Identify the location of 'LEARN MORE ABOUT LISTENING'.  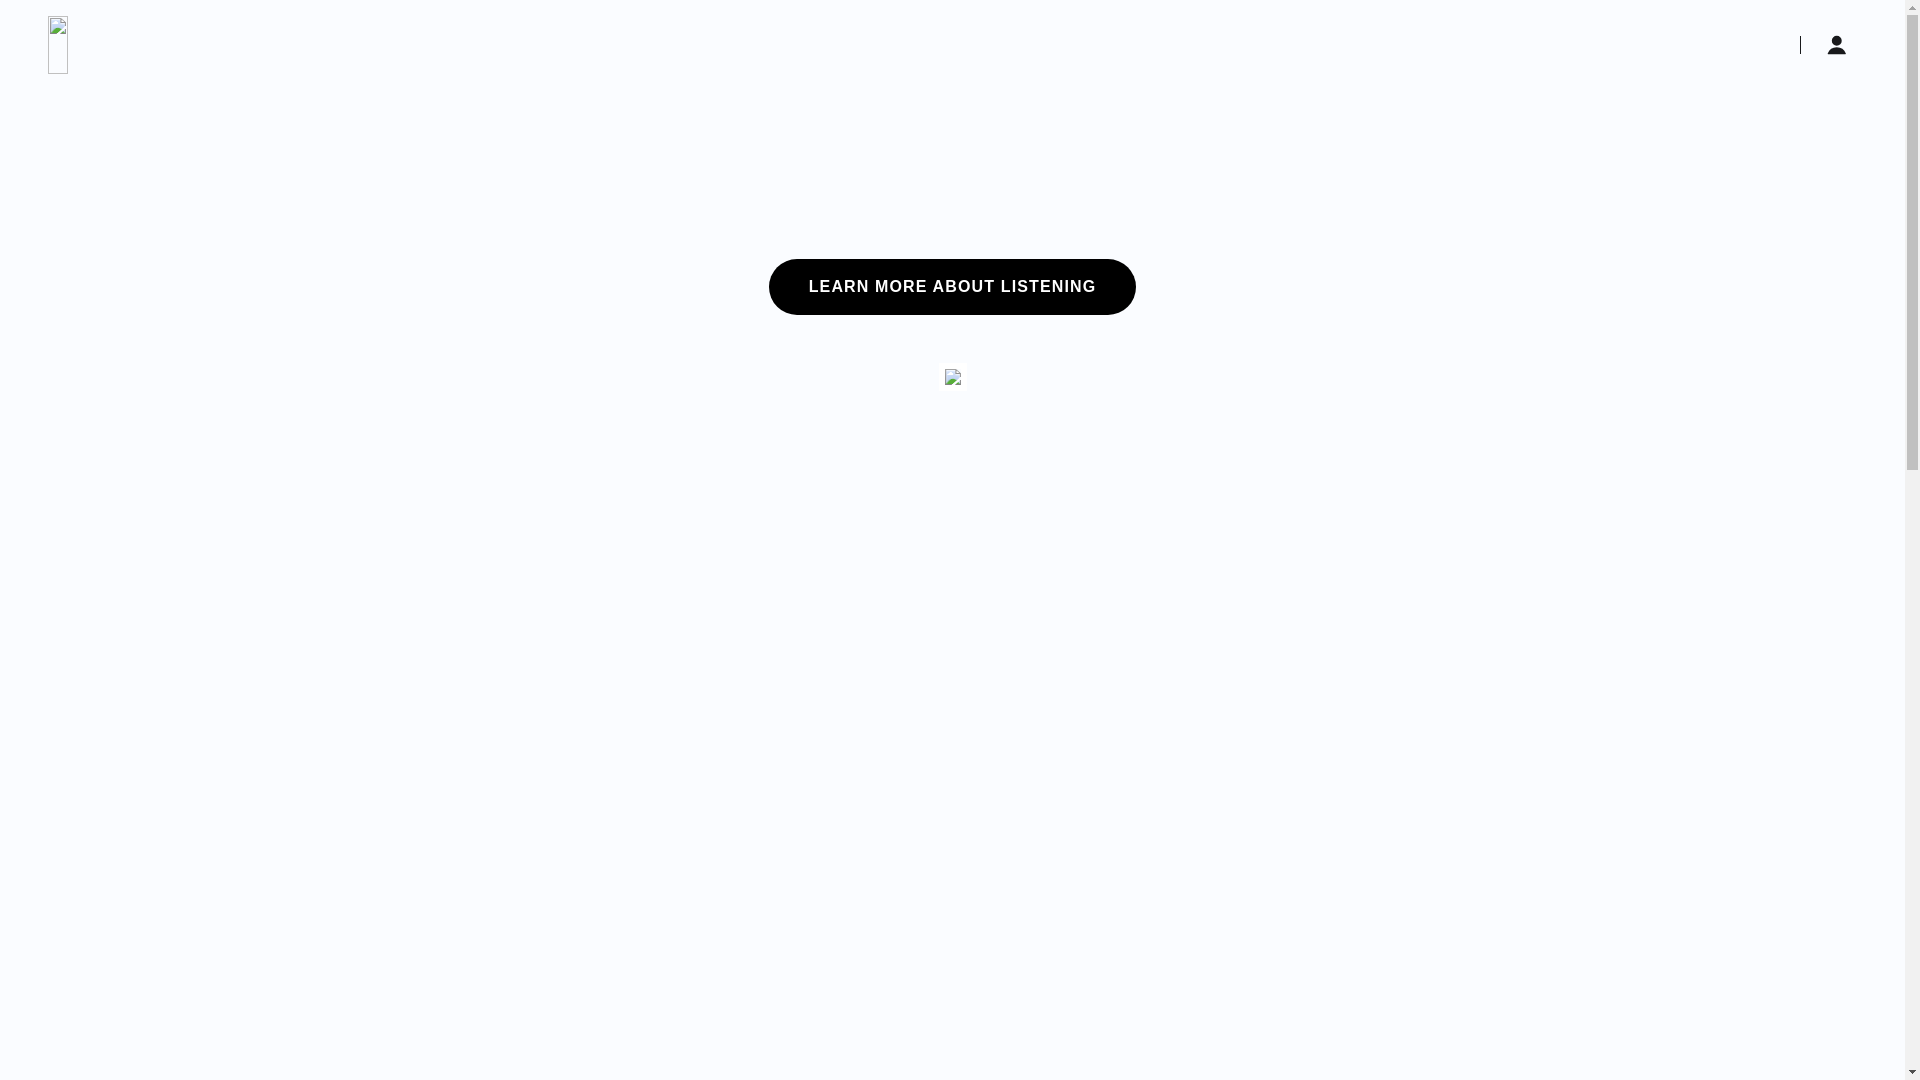
(952, 286).